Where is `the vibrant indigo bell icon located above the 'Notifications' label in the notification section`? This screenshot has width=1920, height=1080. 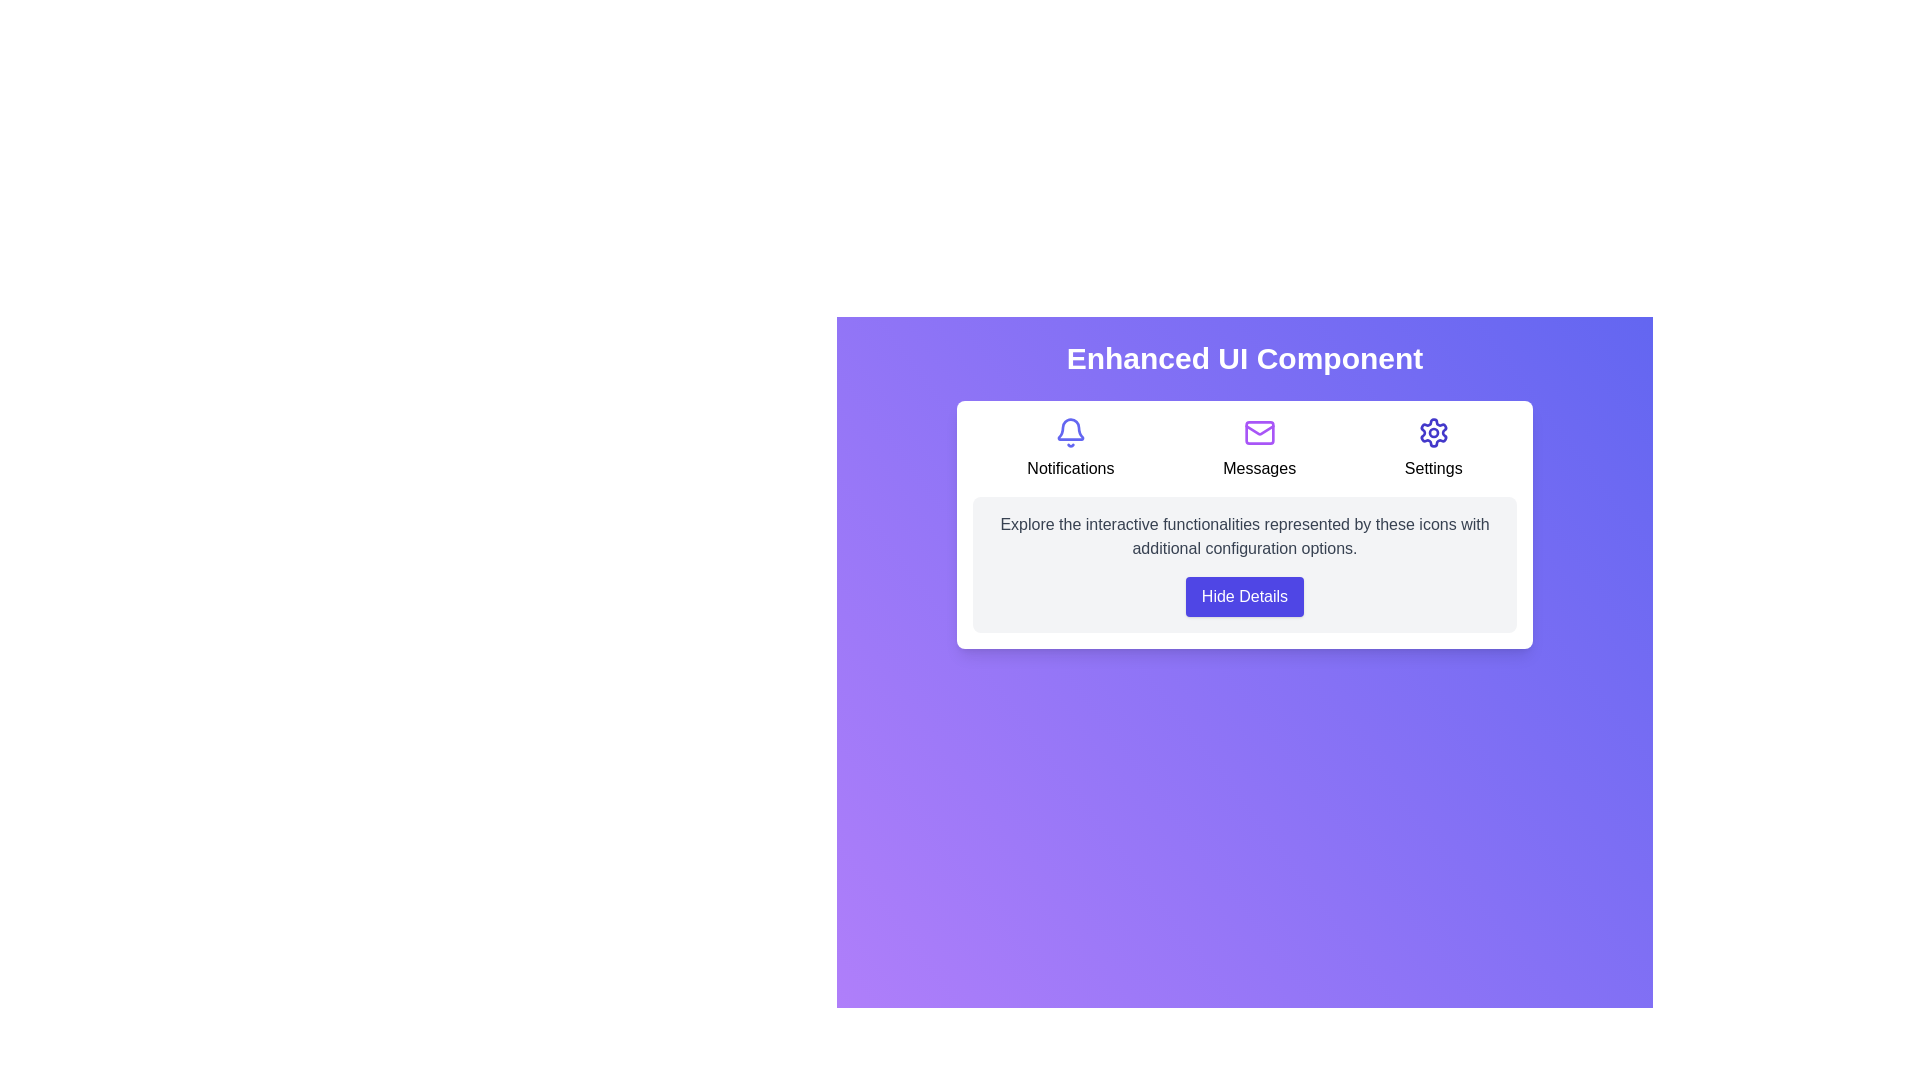 the vibrant indigo bell icon located above the 'Notifications' label in the notification section is located at coordinates (1069, 431).